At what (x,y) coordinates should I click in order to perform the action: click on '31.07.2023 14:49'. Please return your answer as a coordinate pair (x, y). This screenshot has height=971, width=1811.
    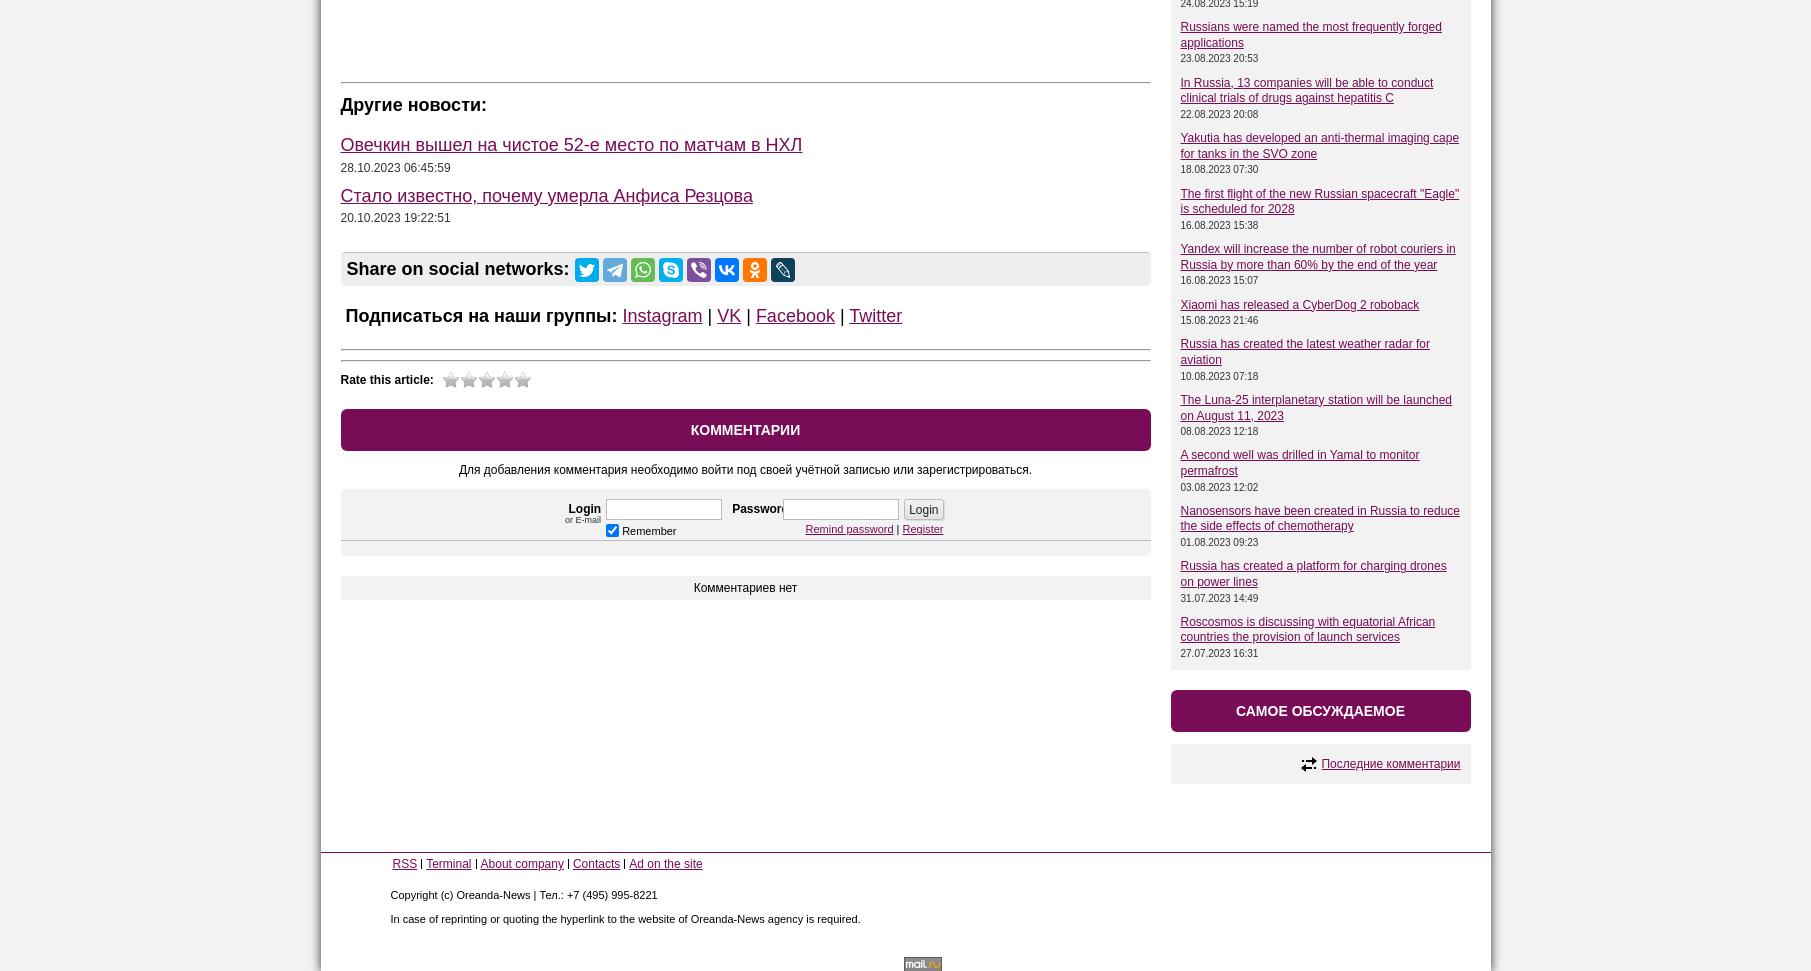
    Looking at the image, I should click on (1179, 596).